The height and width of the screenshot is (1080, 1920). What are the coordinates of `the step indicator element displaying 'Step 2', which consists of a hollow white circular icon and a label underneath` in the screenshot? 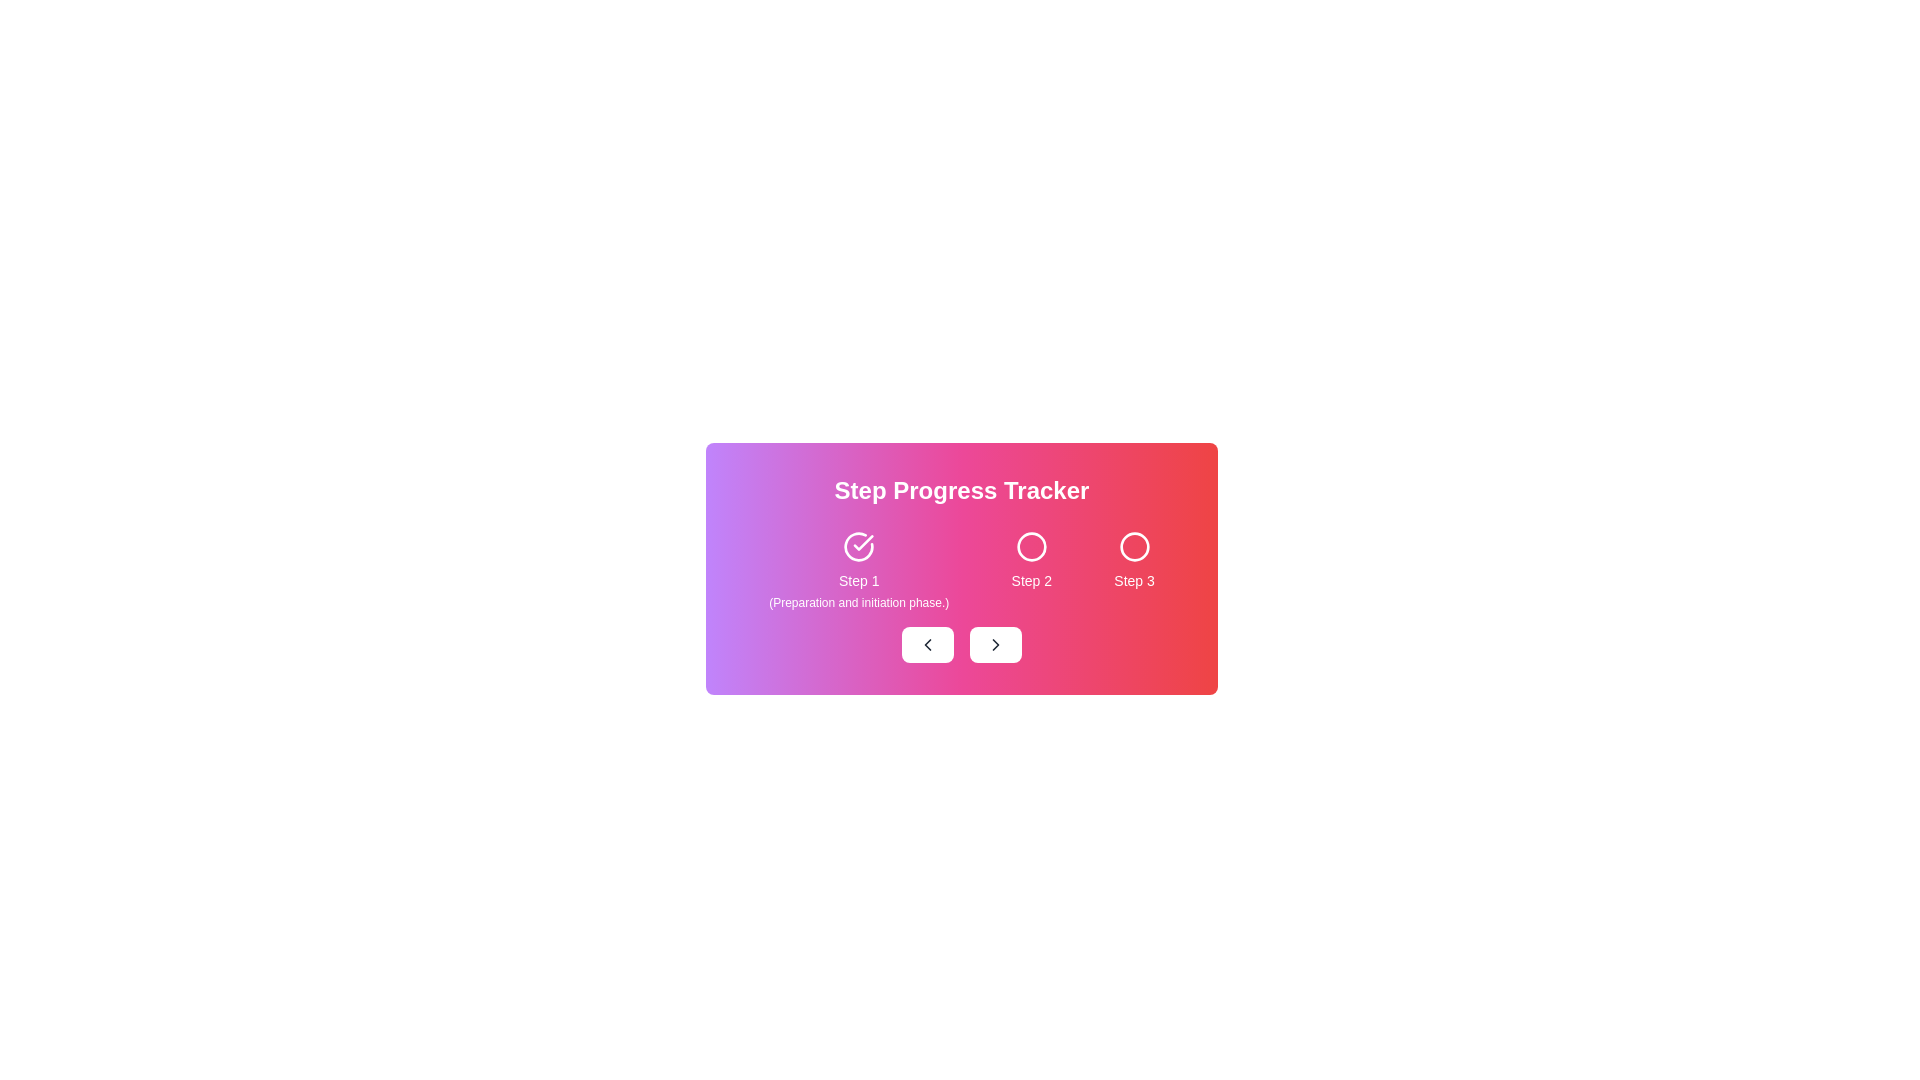 It's located at (1031, 570).